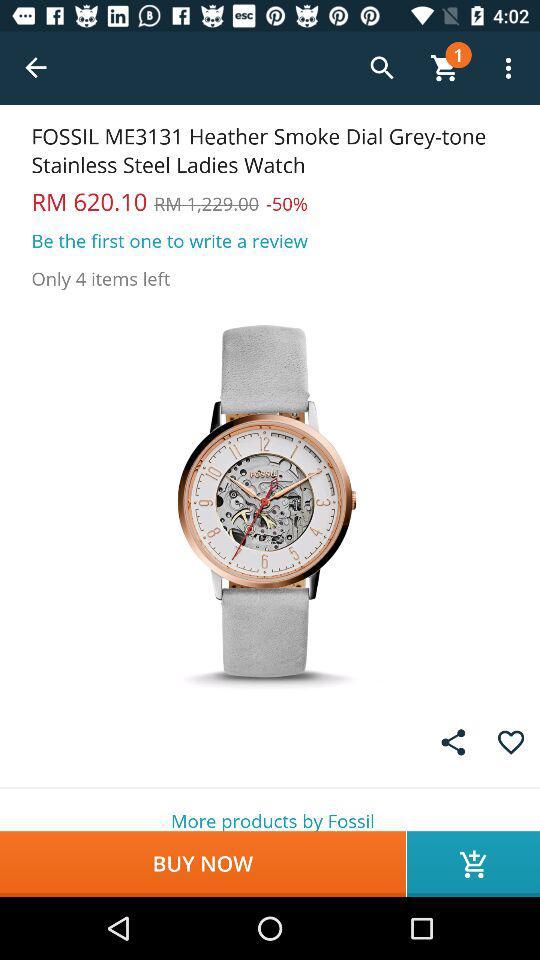  Describe the element at coordinates (270, 810) in the screenshot. I see `more products by icon` at that location.